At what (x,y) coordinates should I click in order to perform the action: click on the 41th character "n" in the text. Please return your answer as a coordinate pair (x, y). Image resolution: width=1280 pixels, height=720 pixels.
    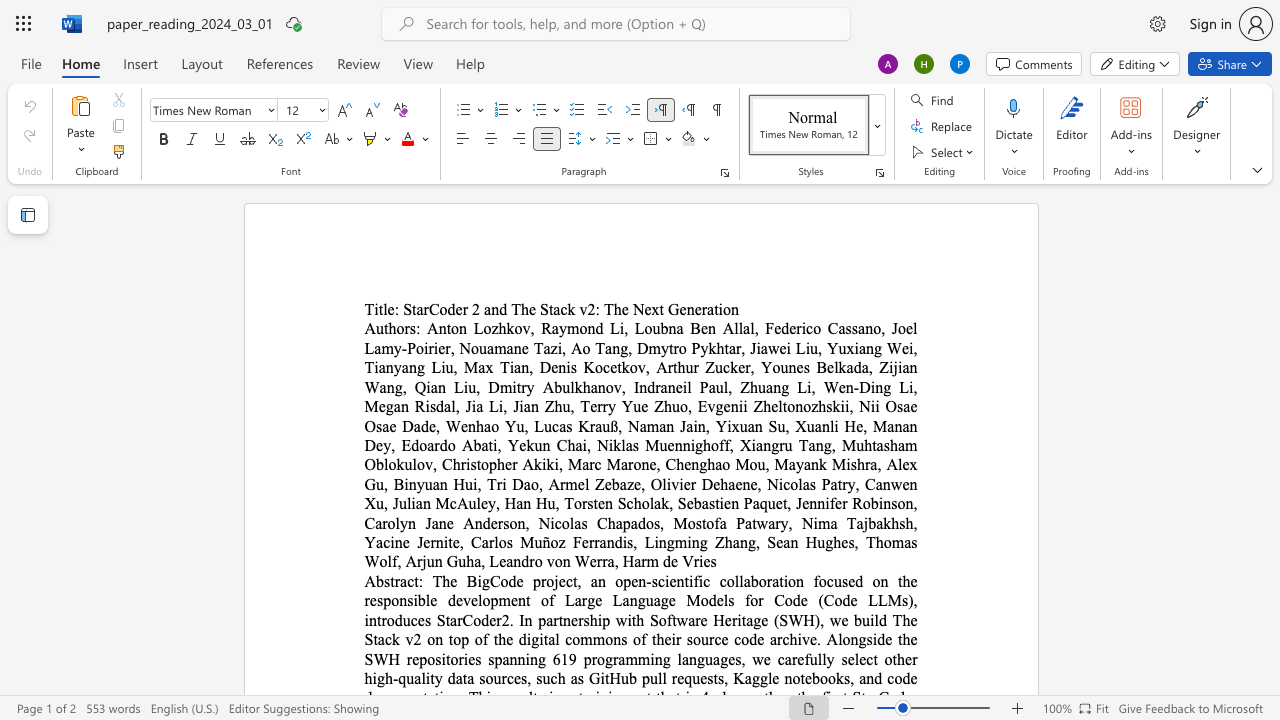
    Looking at the image, I should click on (695, 464).